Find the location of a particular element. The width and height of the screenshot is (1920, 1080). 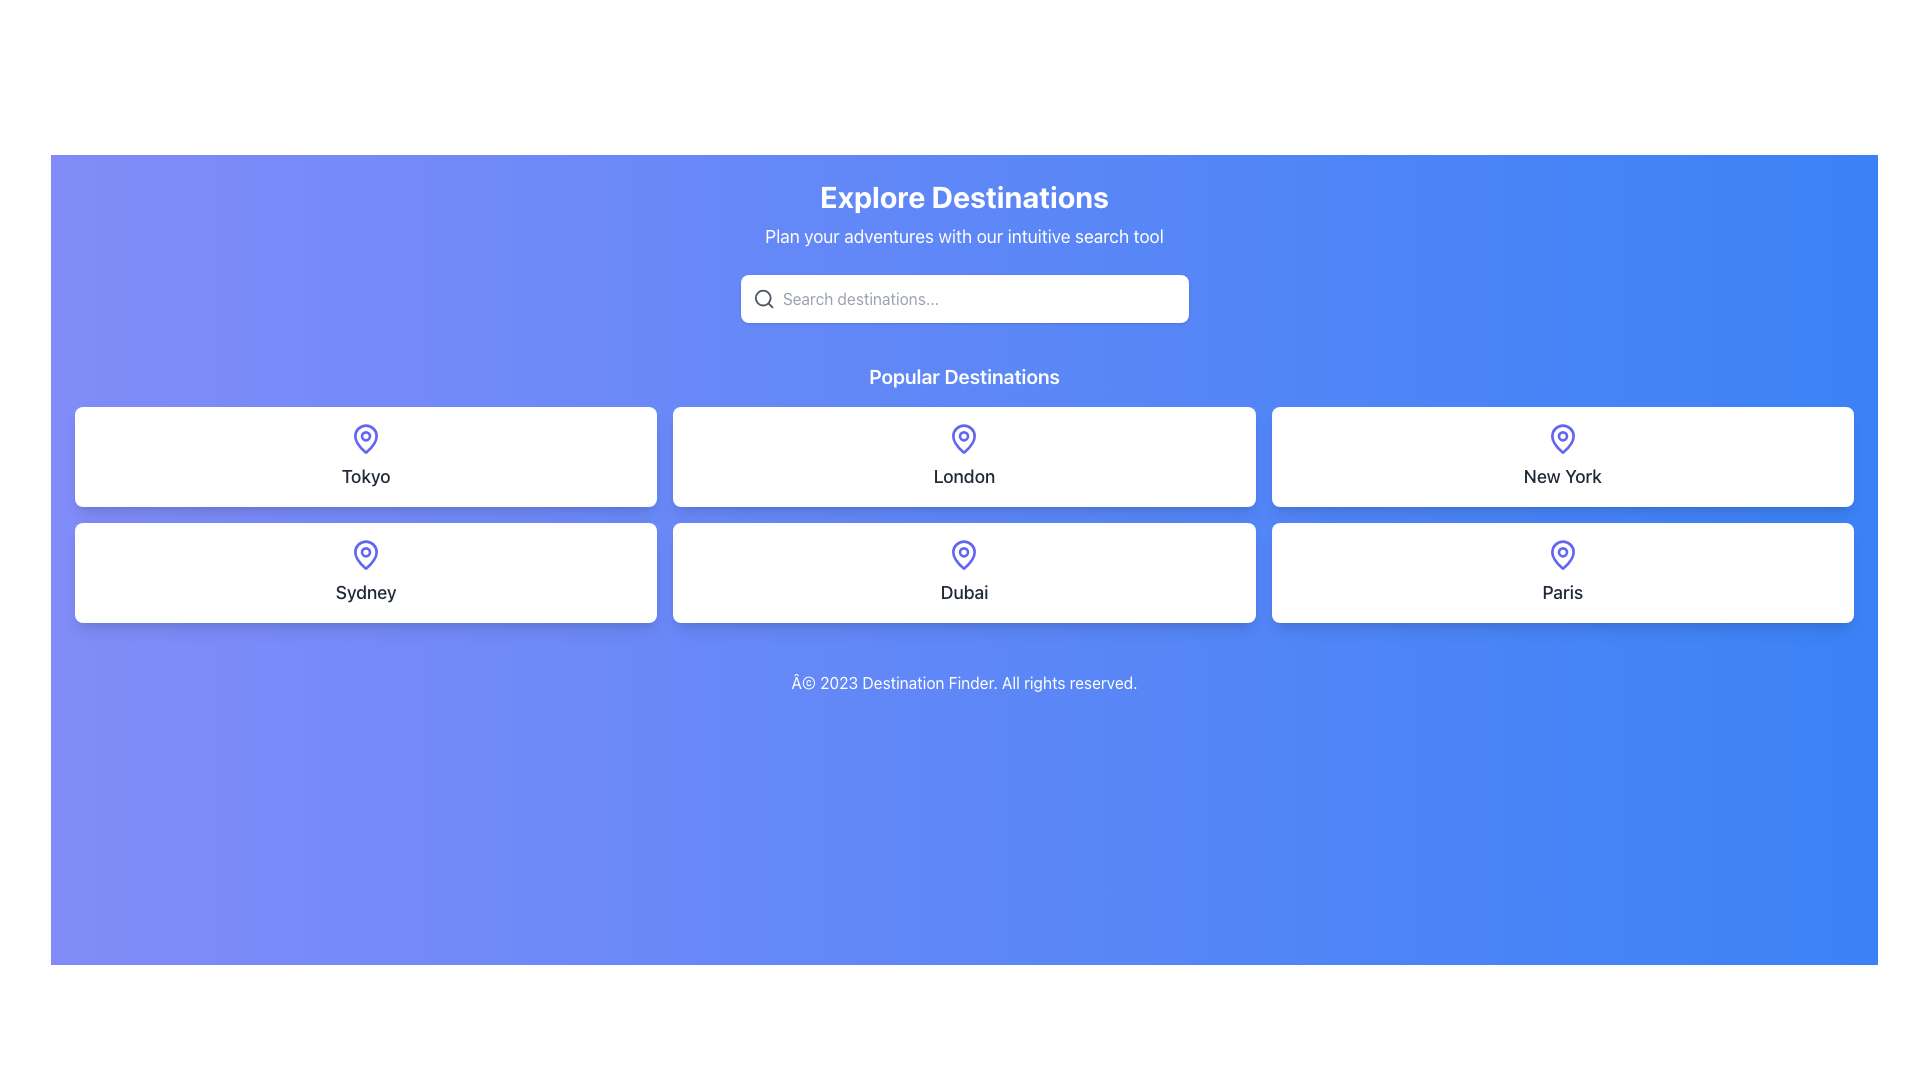

the deep indigo map pin icon located above the text 'London' in the 'Popular Destinations' section, which is in the second column of the top row is located at coordinates (964, 438).